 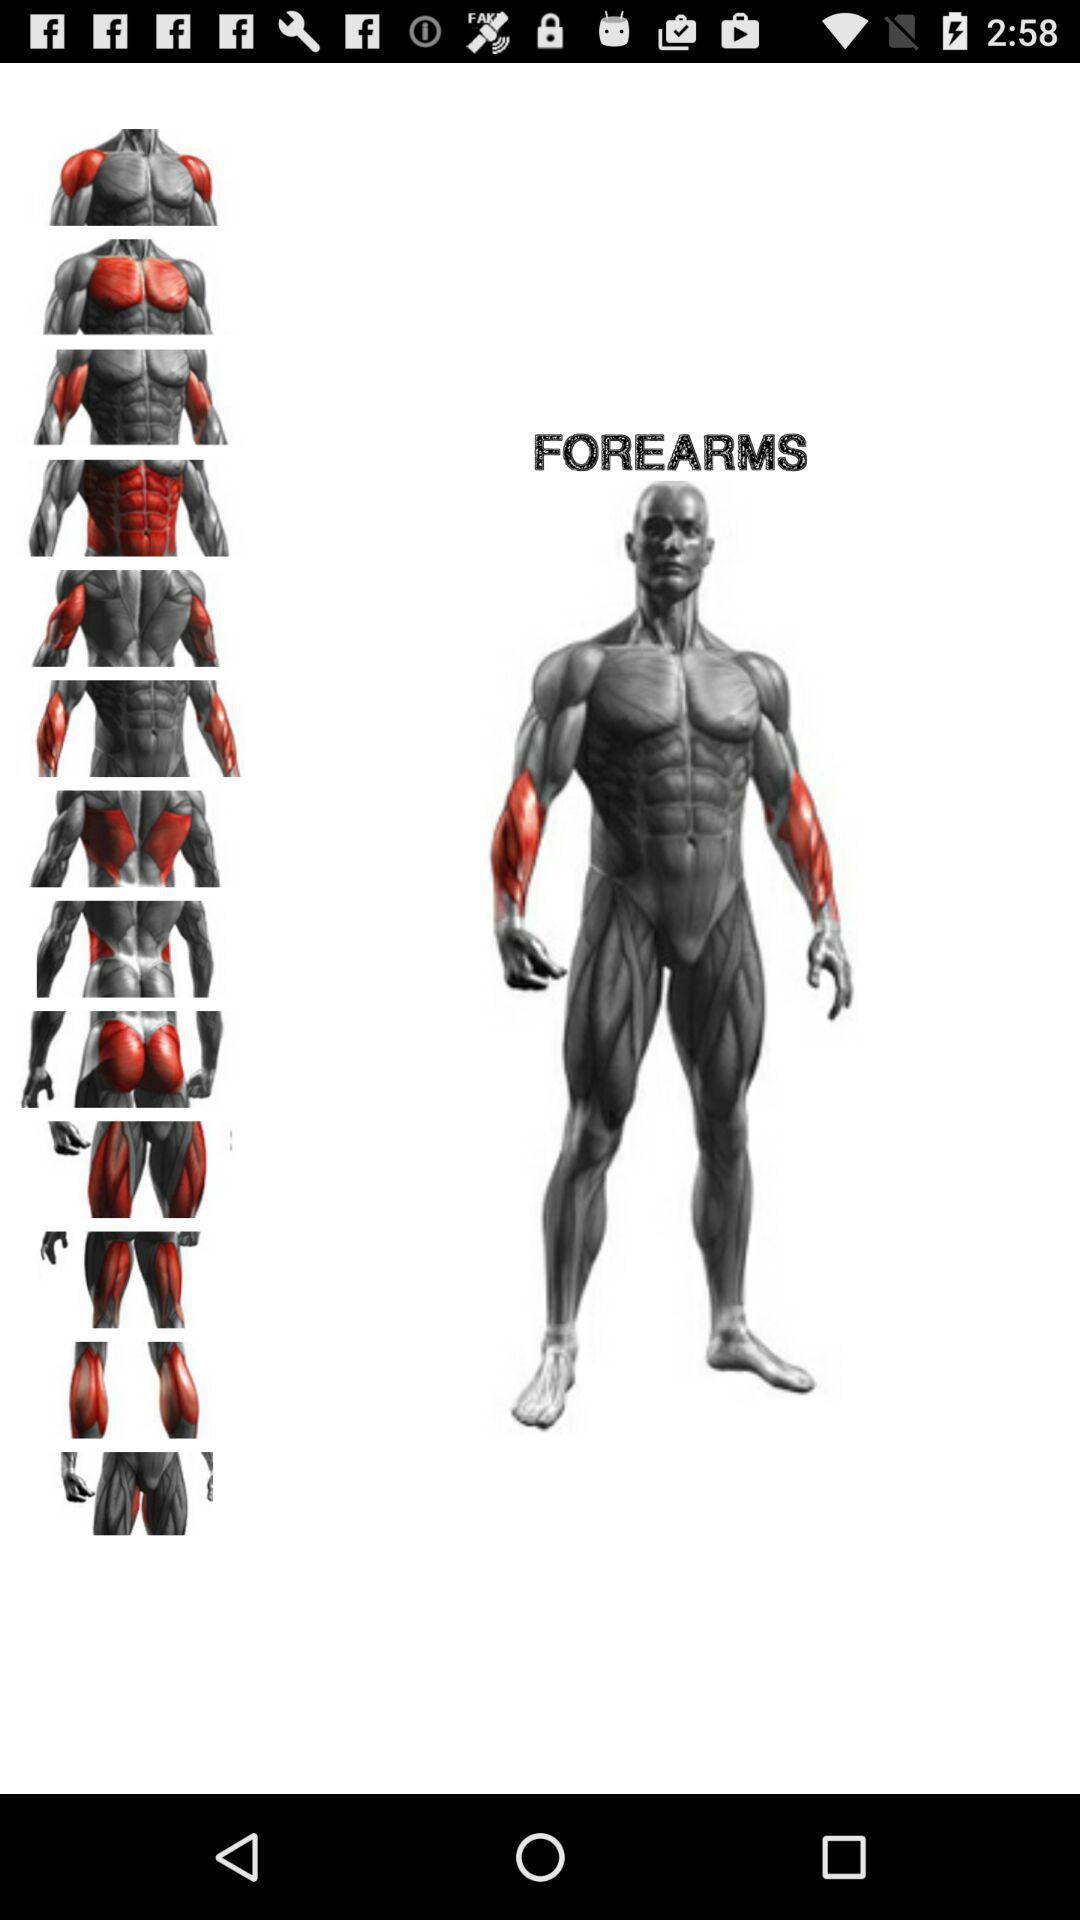 I want to click on abs, so click(x=131, y=501).